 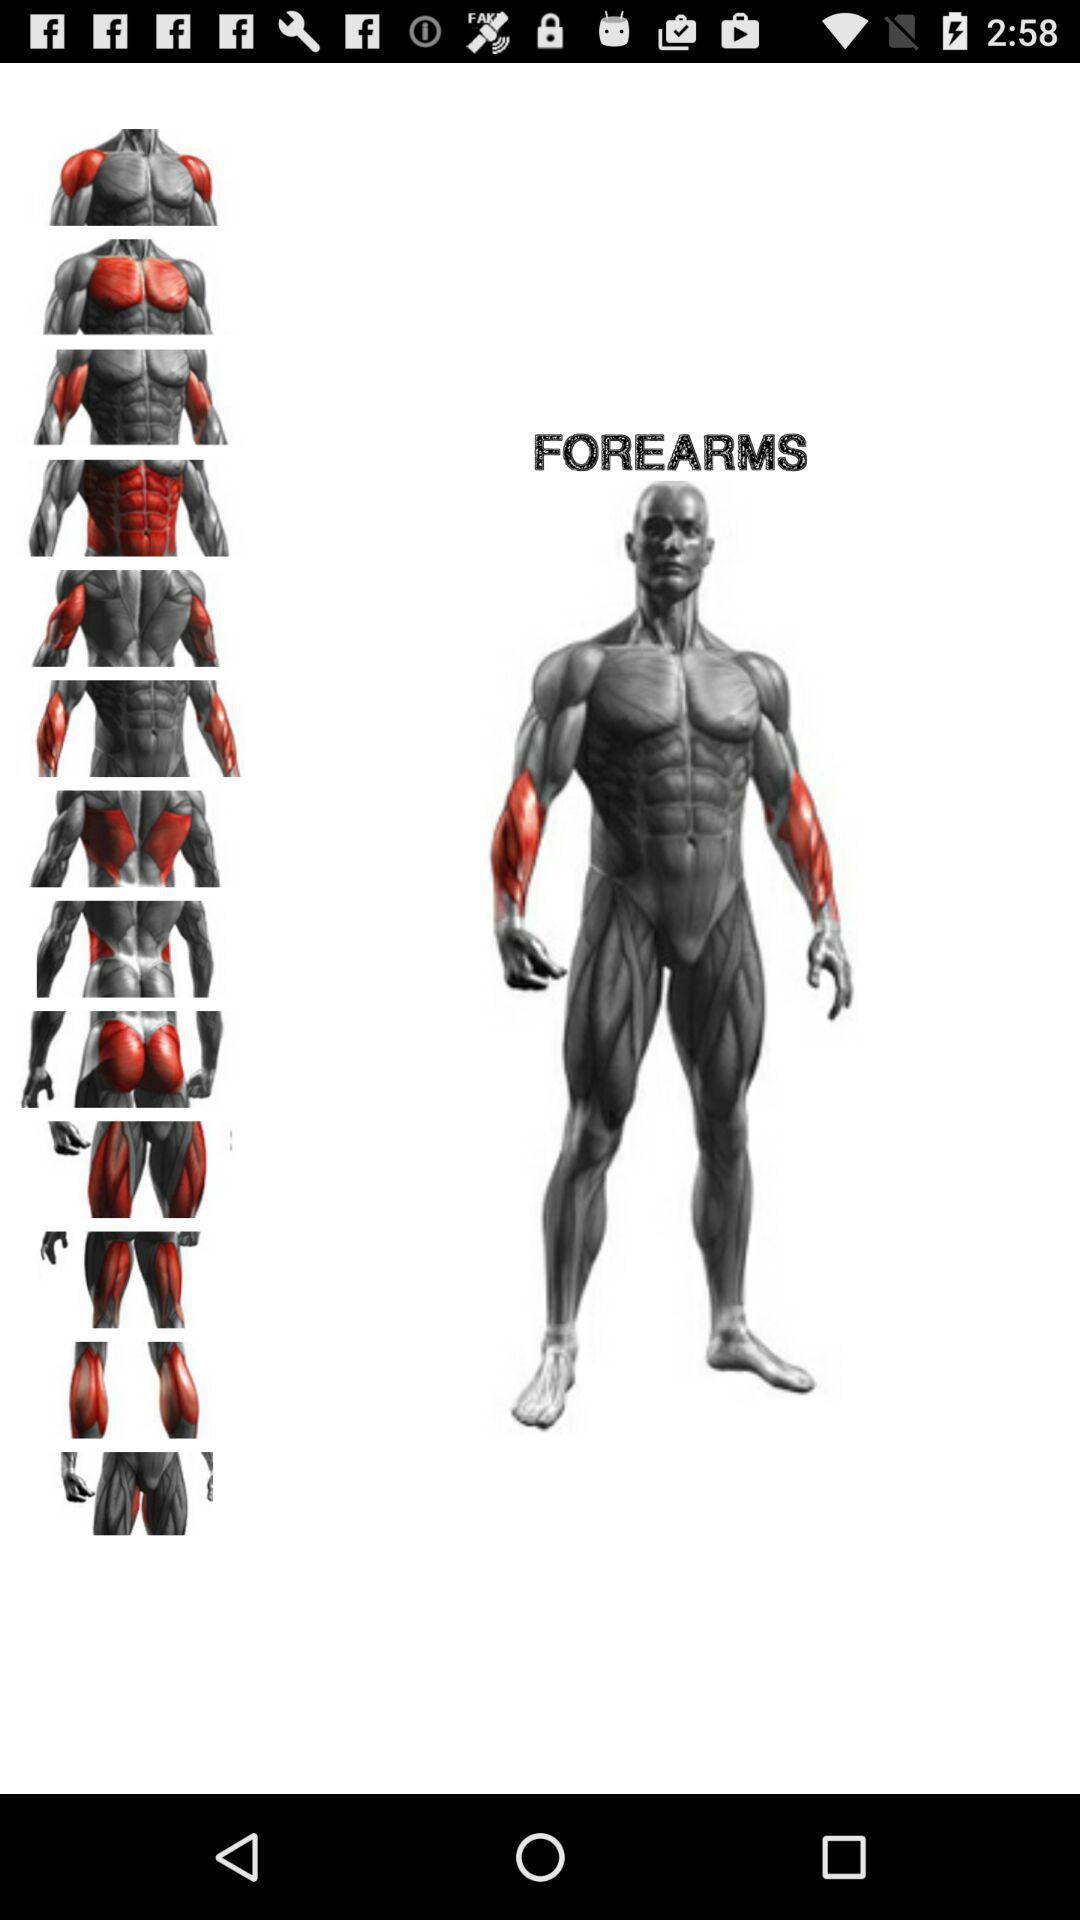 I want to click on abs, so click(x=131, y=501).